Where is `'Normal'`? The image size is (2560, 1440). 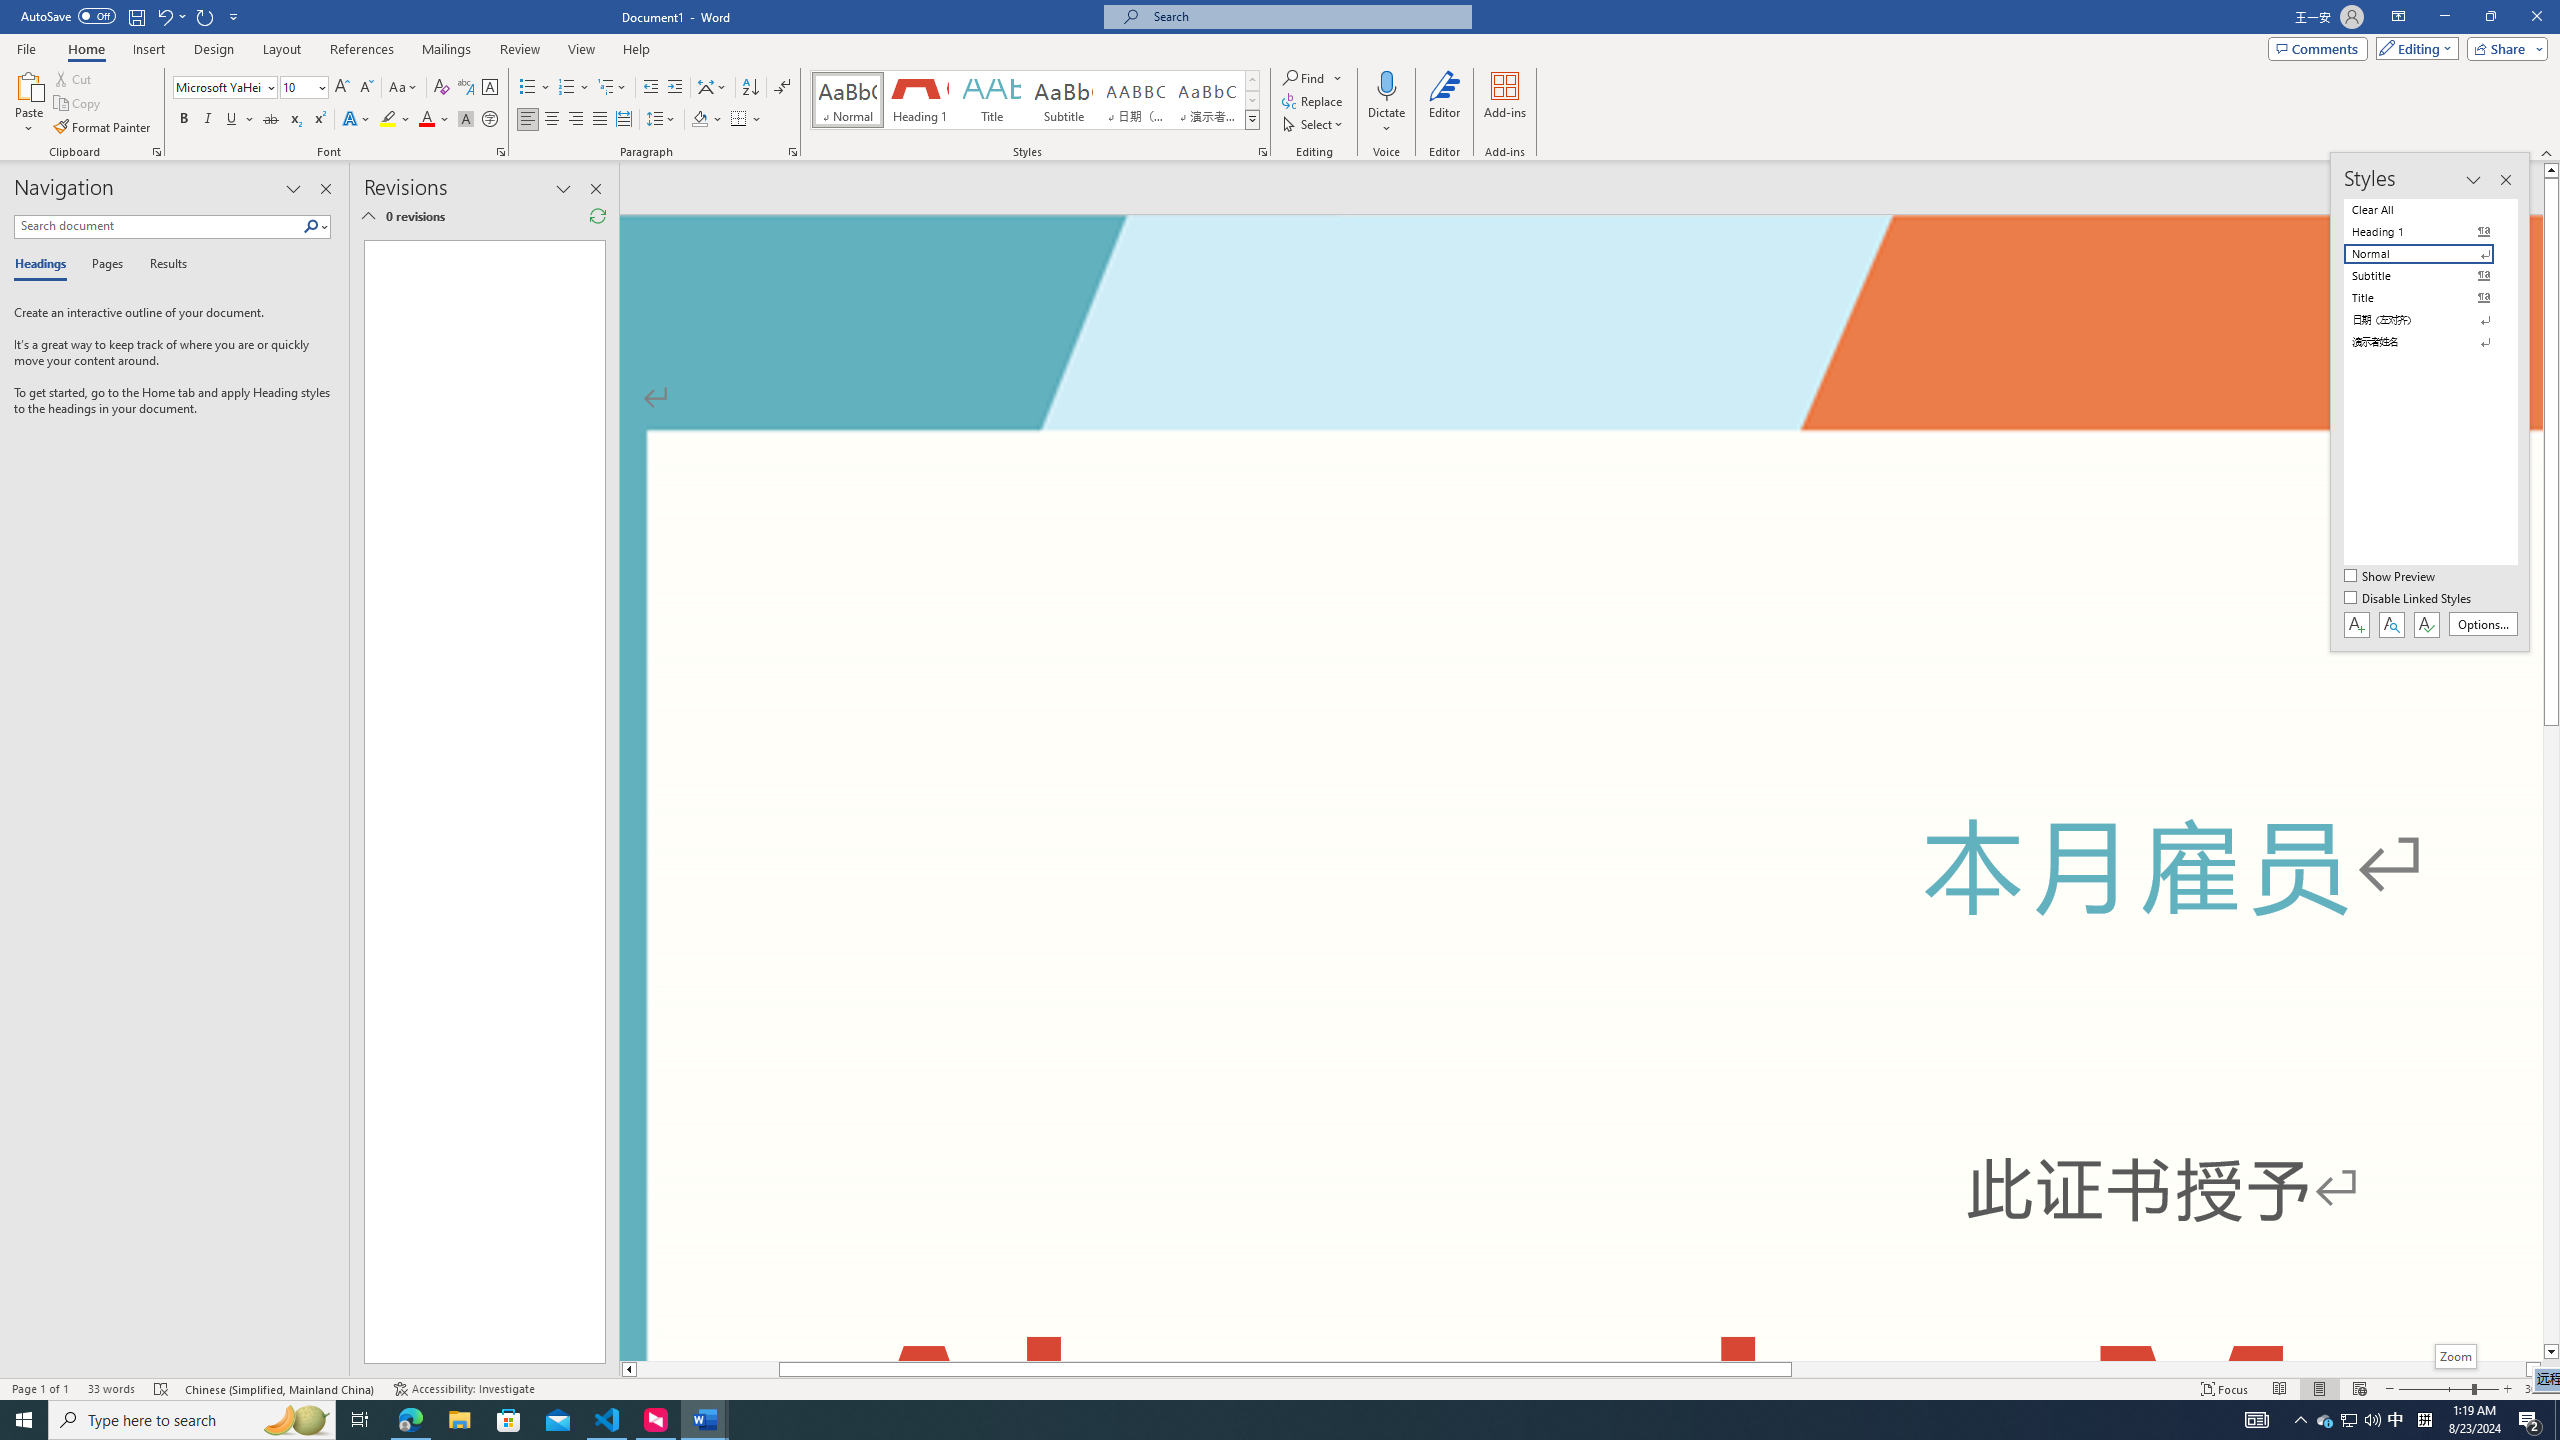
'Normal' is located at coordinates (2431, 253).